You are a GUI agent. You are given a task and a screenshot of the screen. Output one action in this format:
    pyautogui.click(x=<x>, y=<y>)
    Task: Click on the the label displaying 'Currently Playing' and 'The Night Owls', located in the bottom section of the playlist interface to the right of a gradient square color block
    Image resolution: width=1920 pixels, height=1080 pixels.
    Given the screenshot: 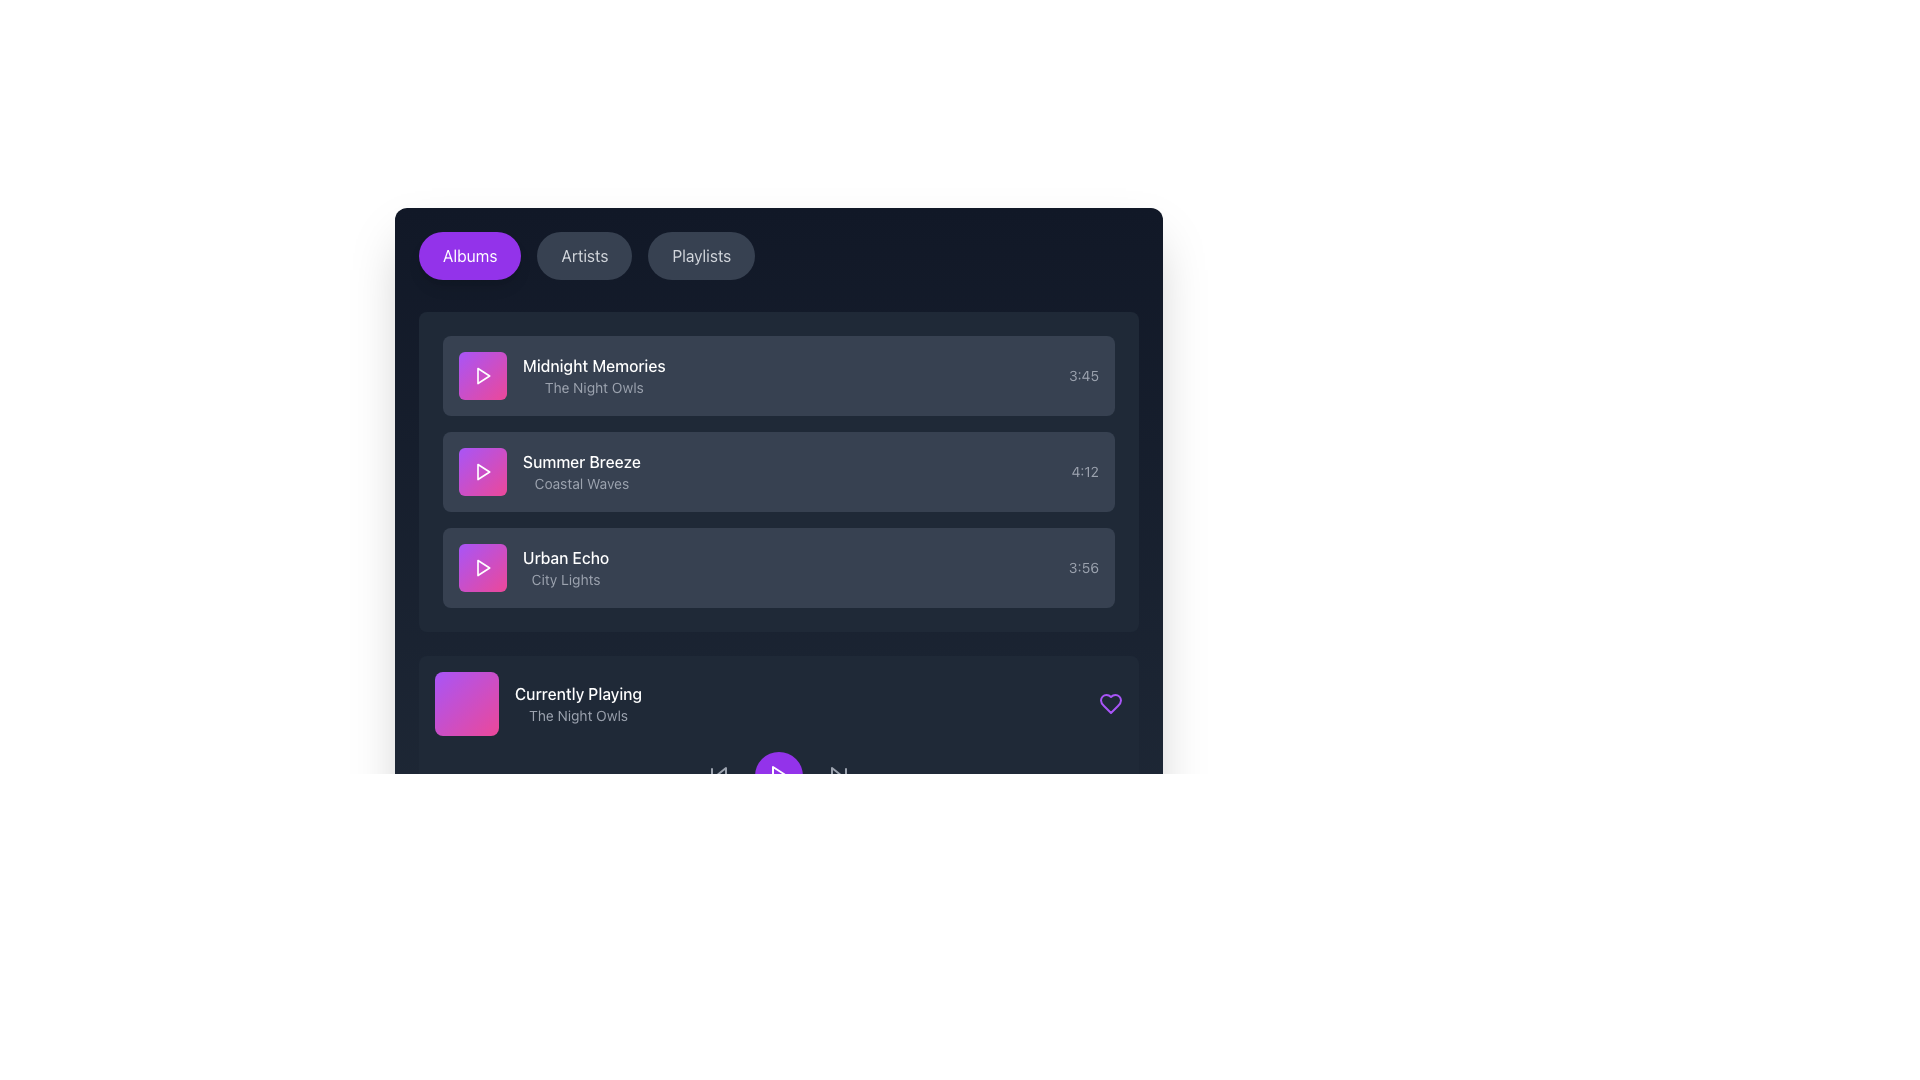 What is the action you would take?
    pyautogui.click(x=577, y=703)
    